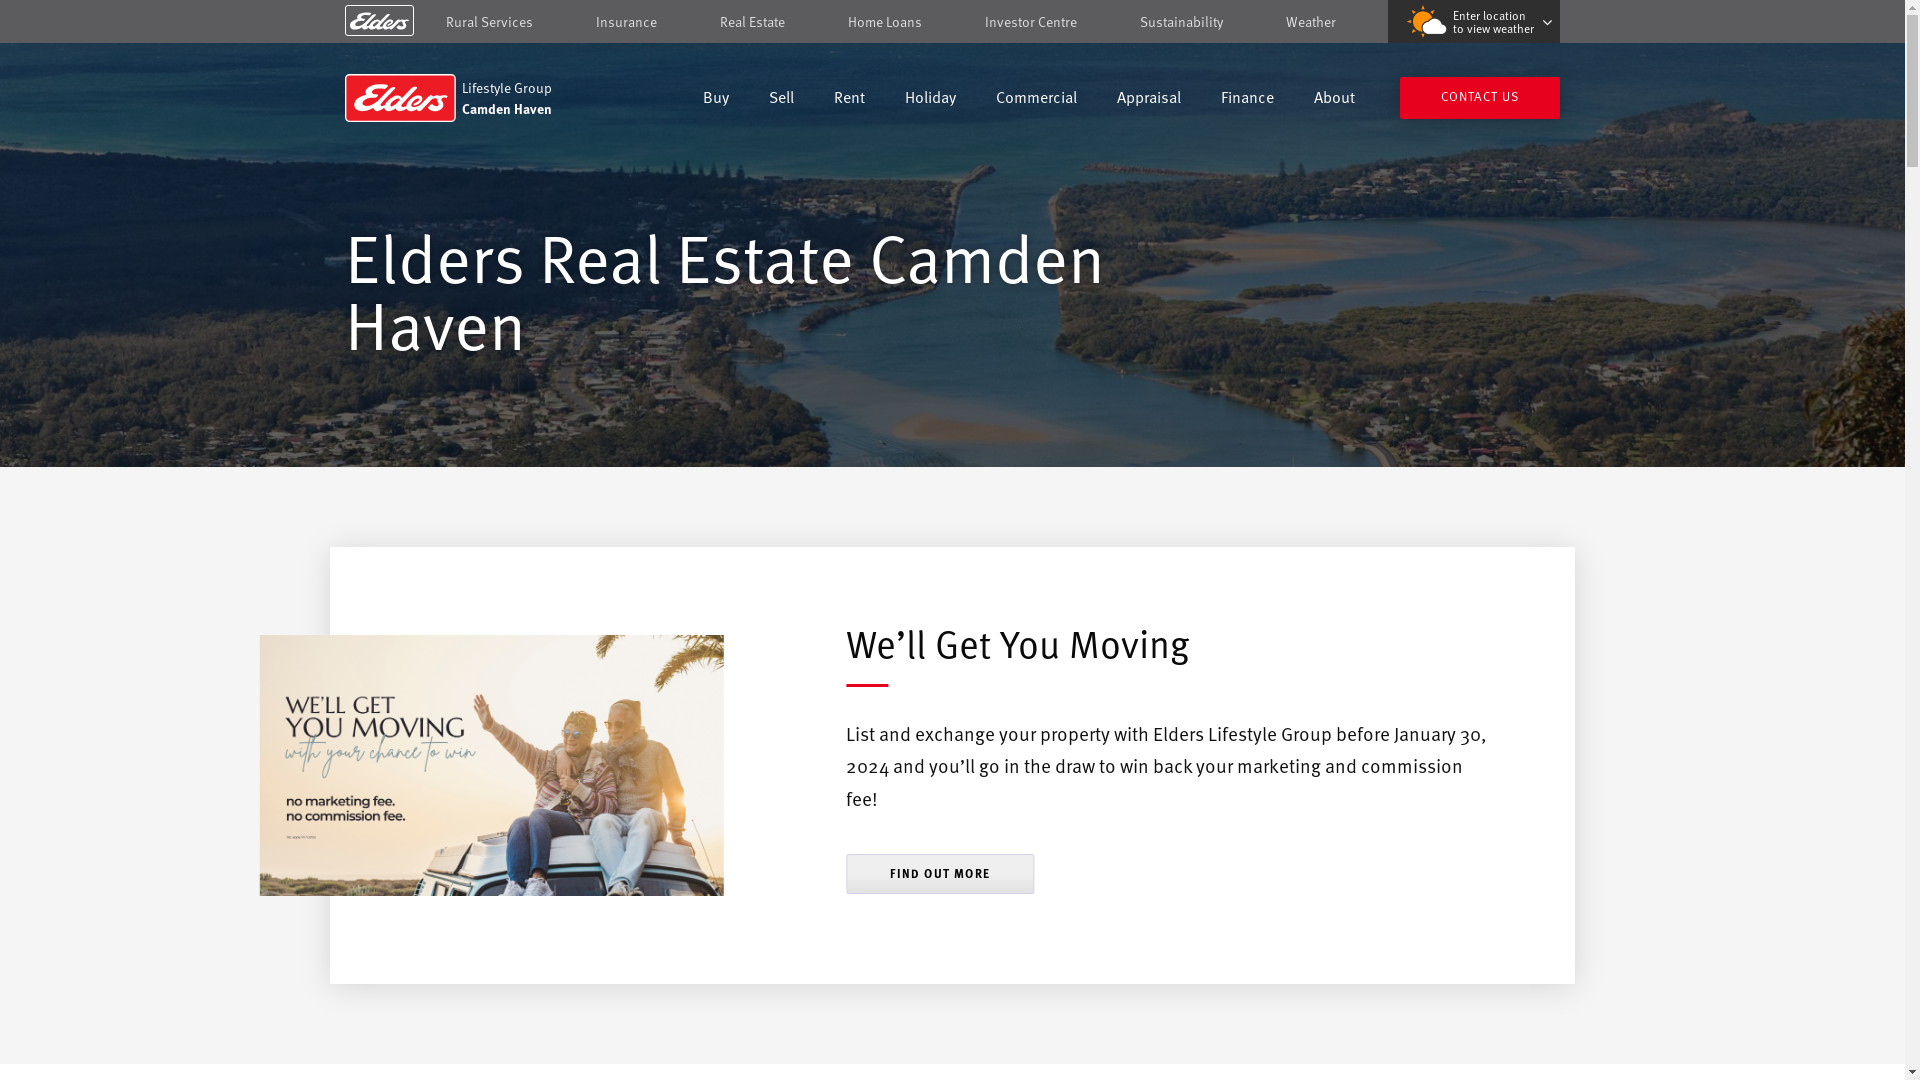 This screenshot has height=1080, width=1920. What do you see at coordinates (1246, 99) in the screenshot?
I see `'Finance'` at bounding box center [1246, 99].